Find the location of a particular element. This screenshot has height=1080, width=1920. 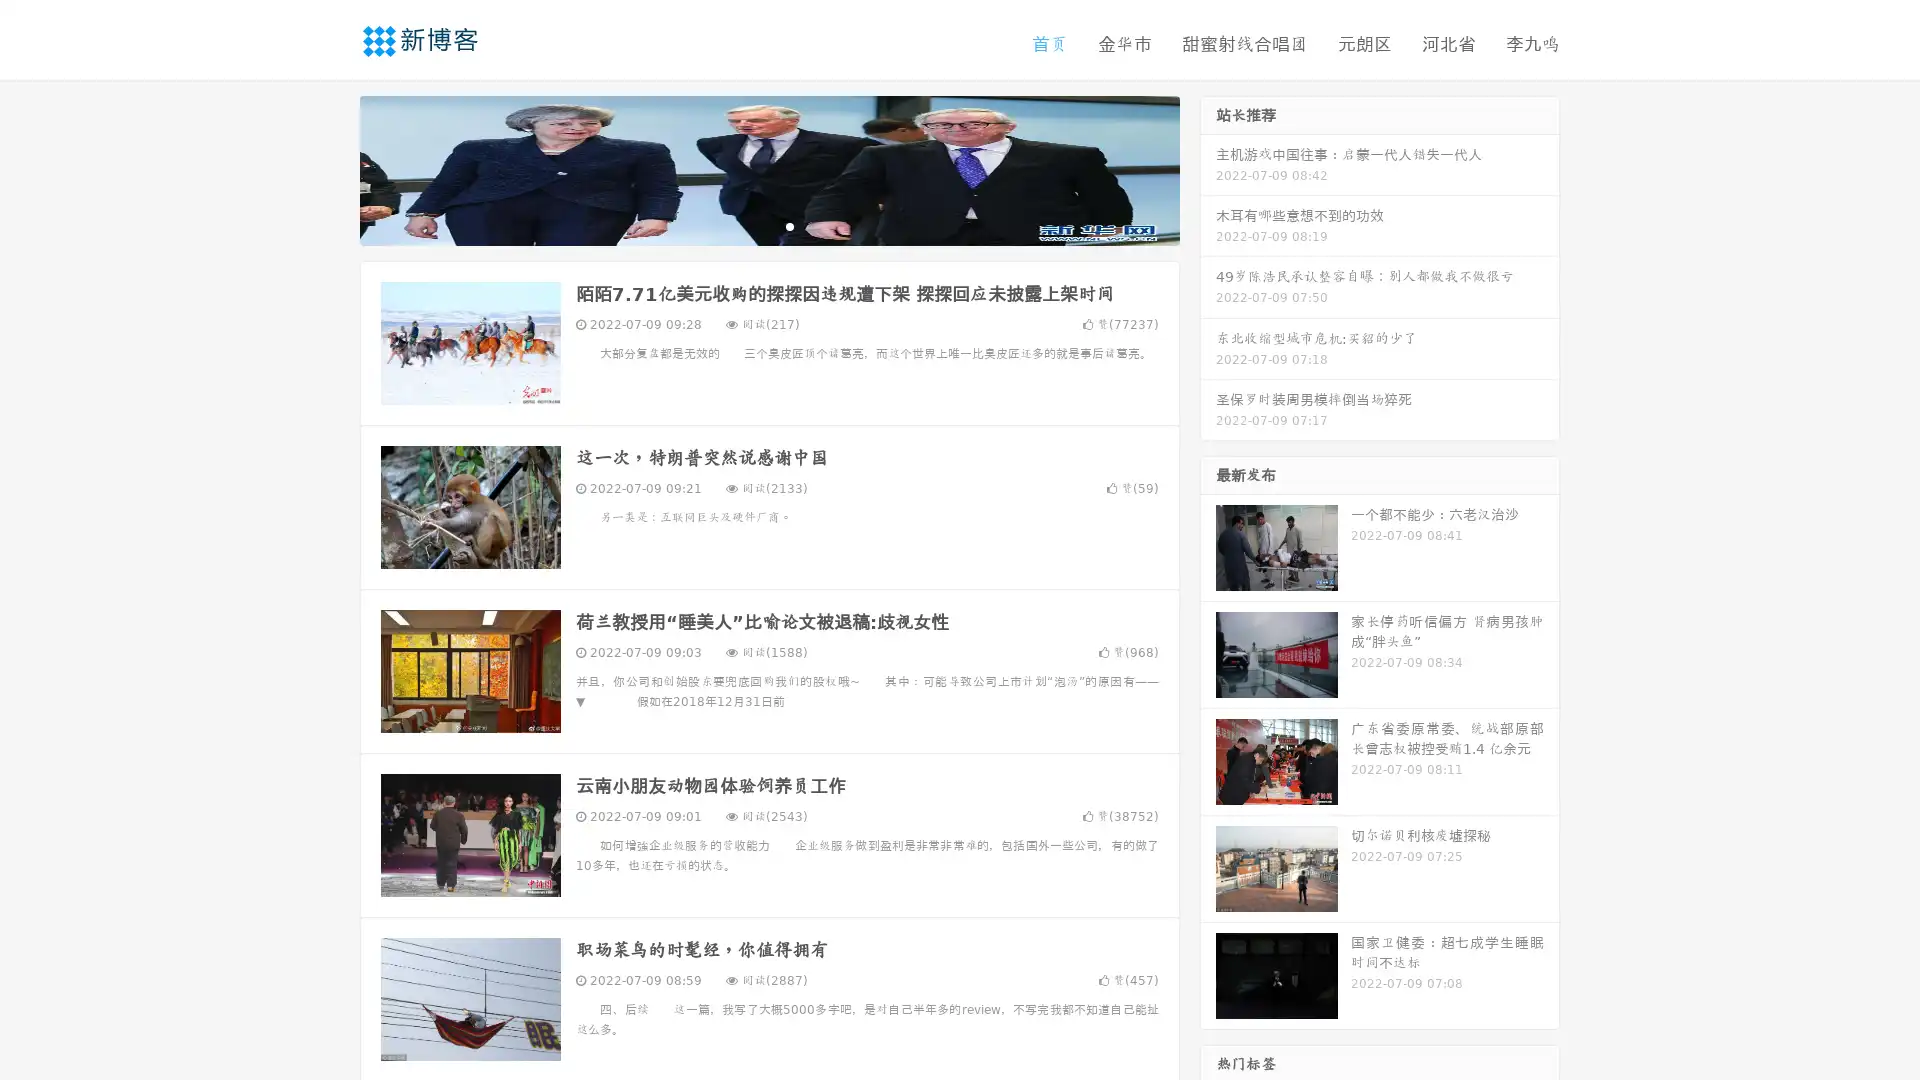

Go to slide 1 is located at coordinates (748, 225).